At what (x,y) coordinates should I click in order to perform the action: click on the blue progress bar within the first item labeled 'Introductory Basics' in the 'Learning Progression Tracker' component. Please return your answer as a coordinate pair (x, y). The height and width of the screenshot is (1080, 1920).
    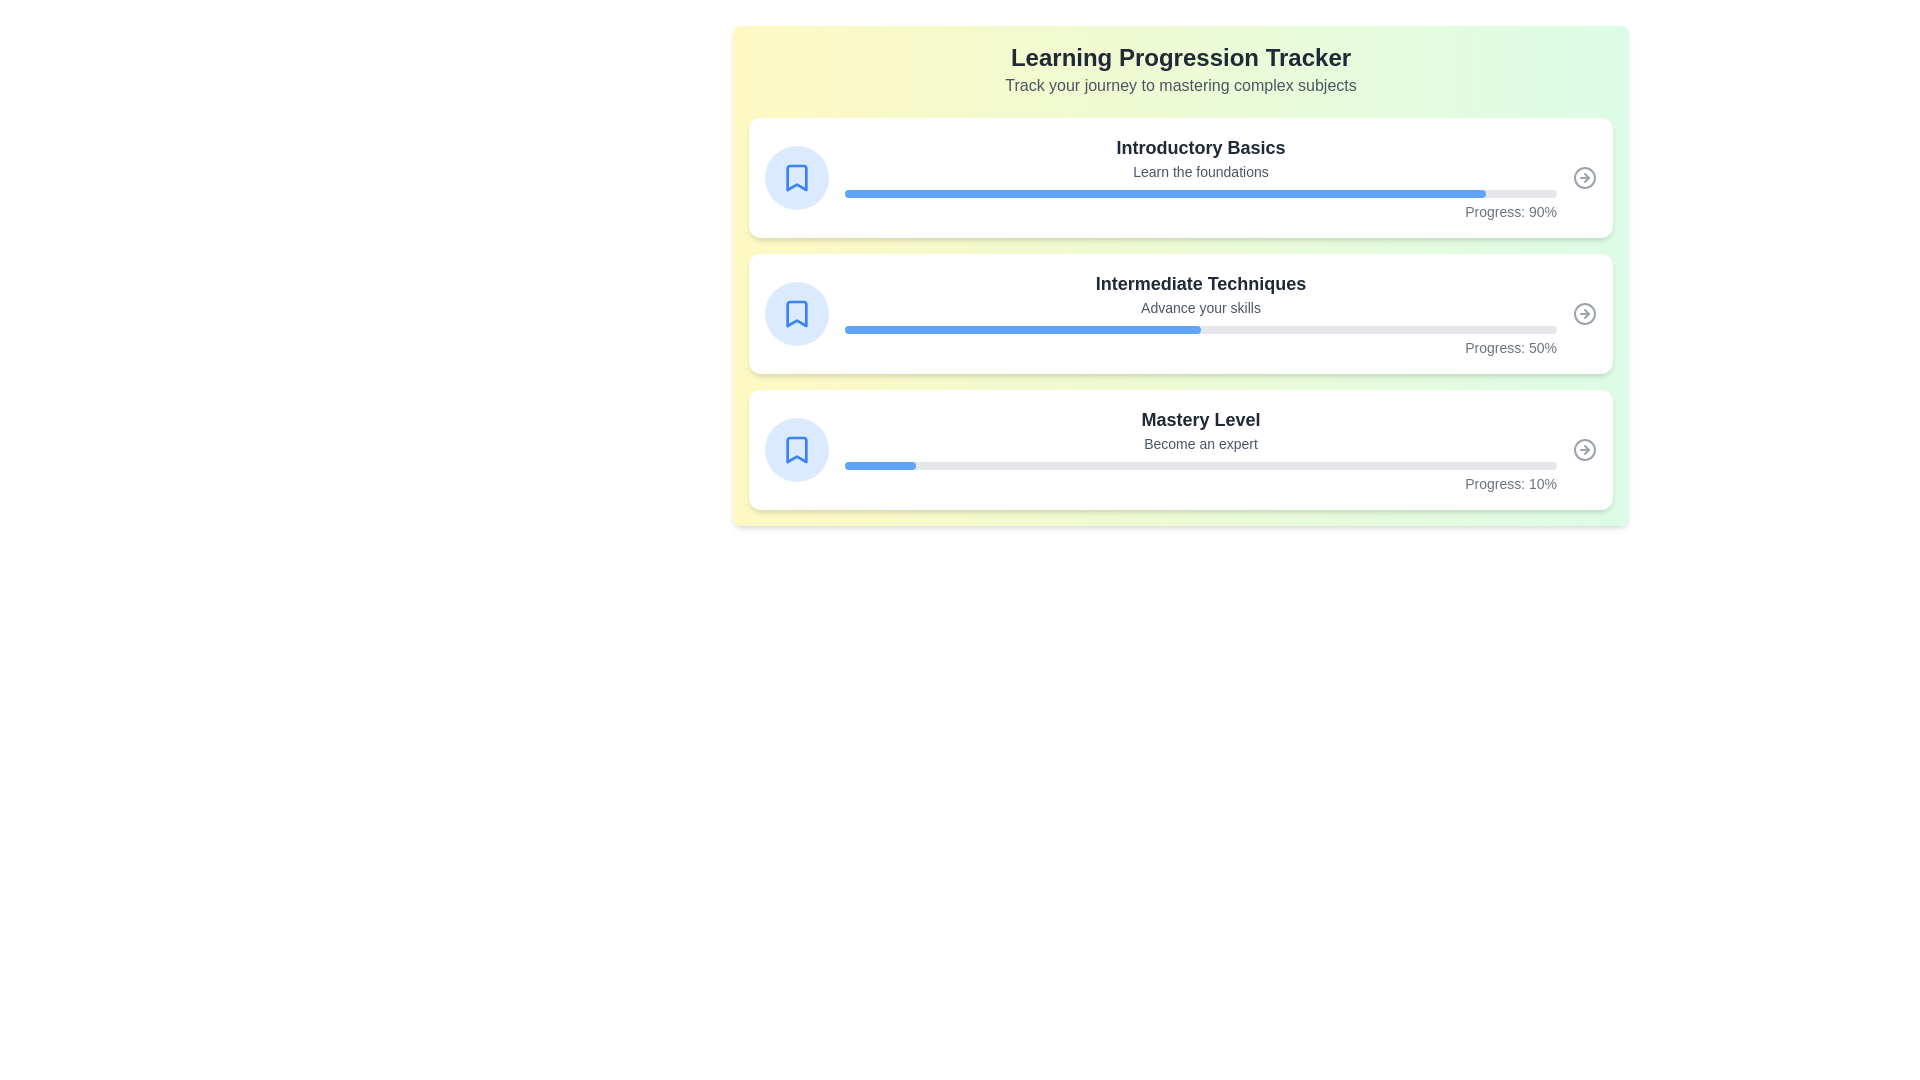
    Looking at the image, I should click on (1165, 193).